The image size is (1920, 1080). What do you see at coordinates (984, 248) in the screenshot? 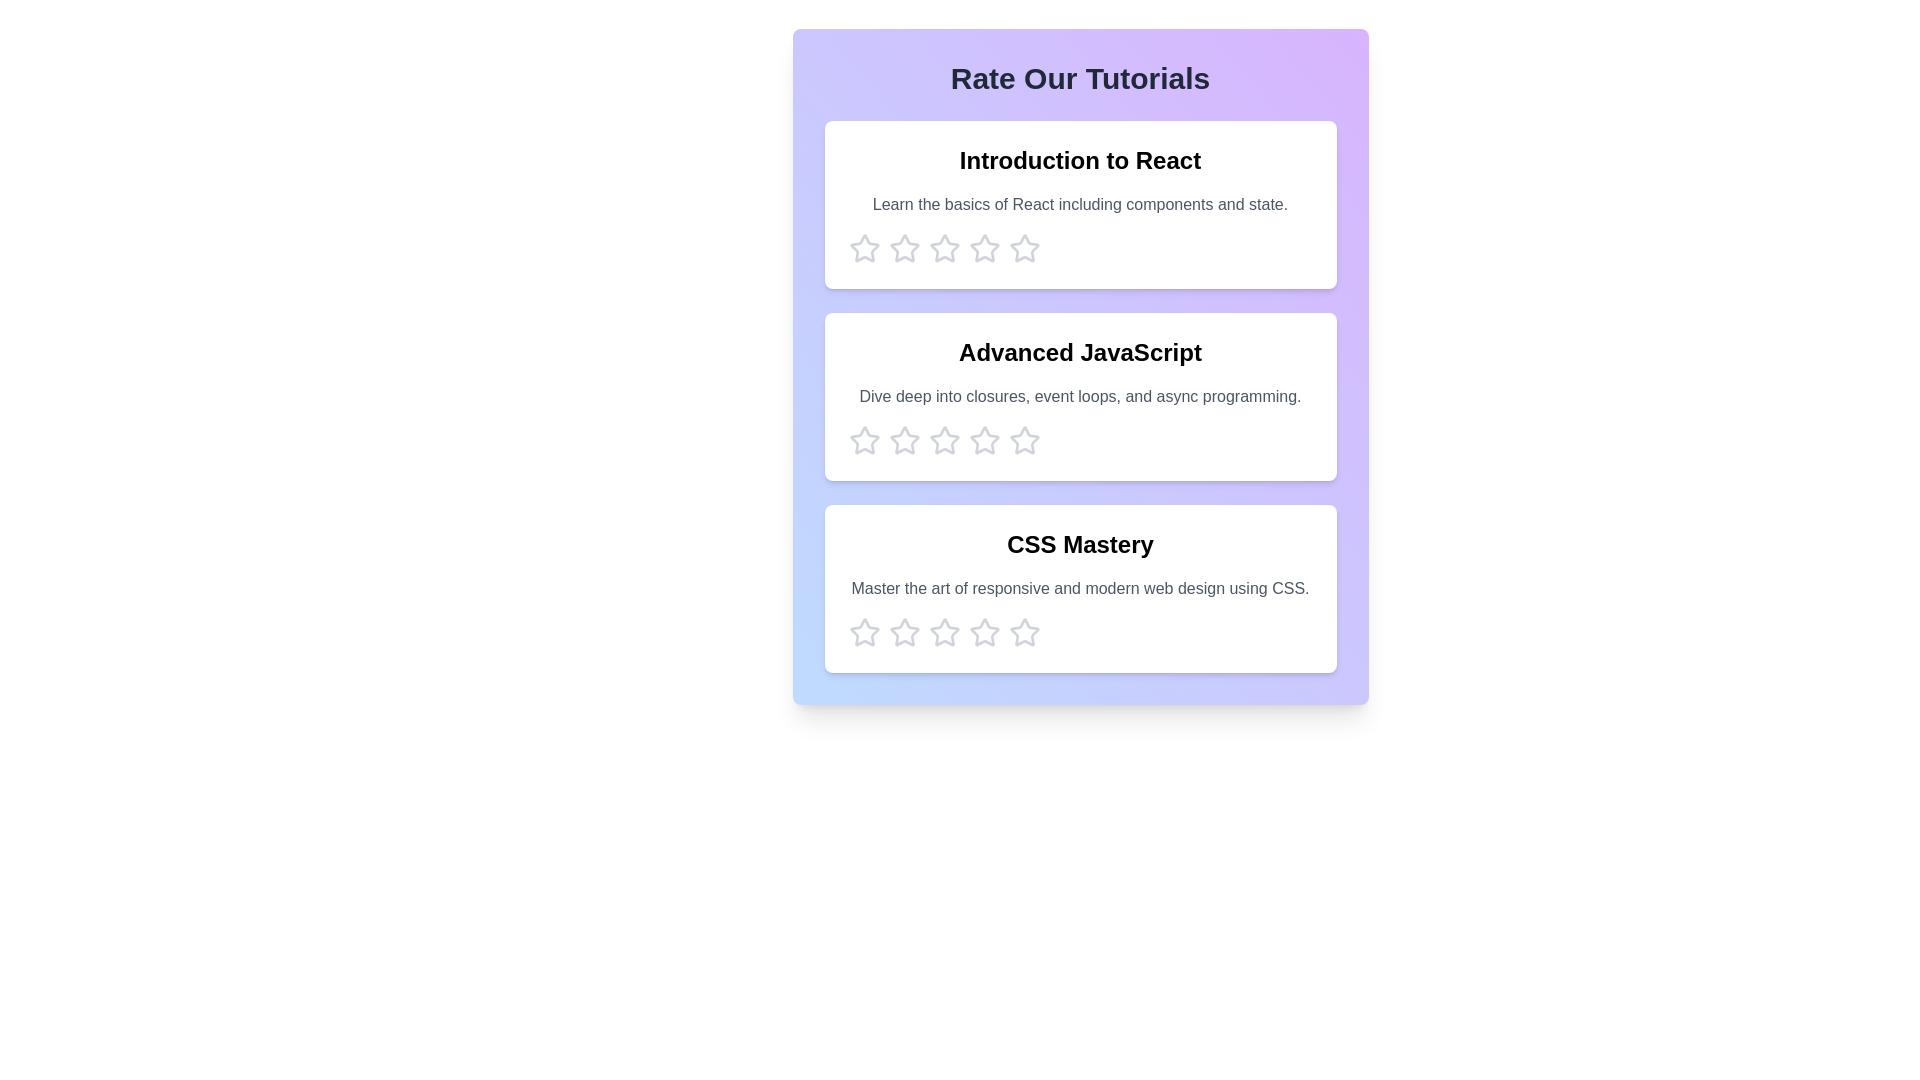
I see `the star corresponding to 4 stars to preview the rating effect` at bounding box center [984, 248].